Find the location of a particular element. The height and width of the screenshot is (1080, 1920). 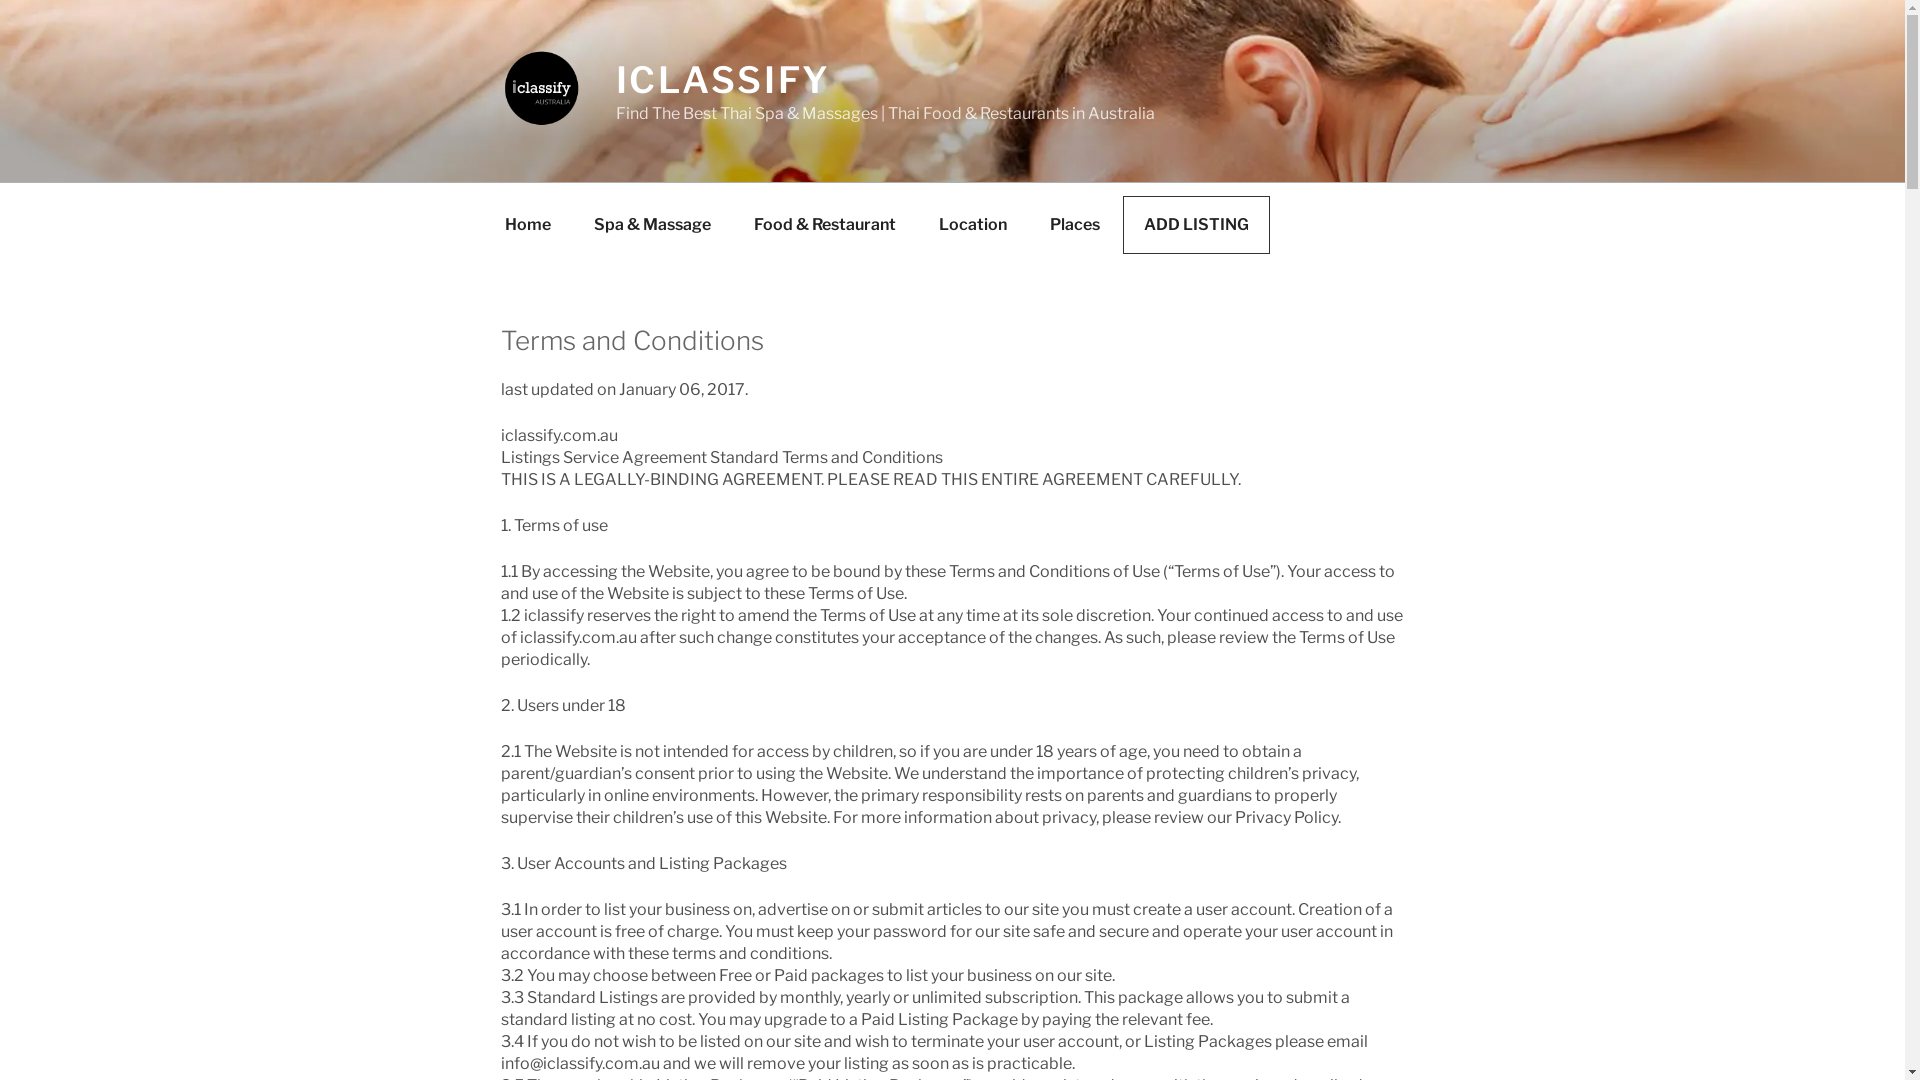

'Location' is located at coordinates (972, 224).